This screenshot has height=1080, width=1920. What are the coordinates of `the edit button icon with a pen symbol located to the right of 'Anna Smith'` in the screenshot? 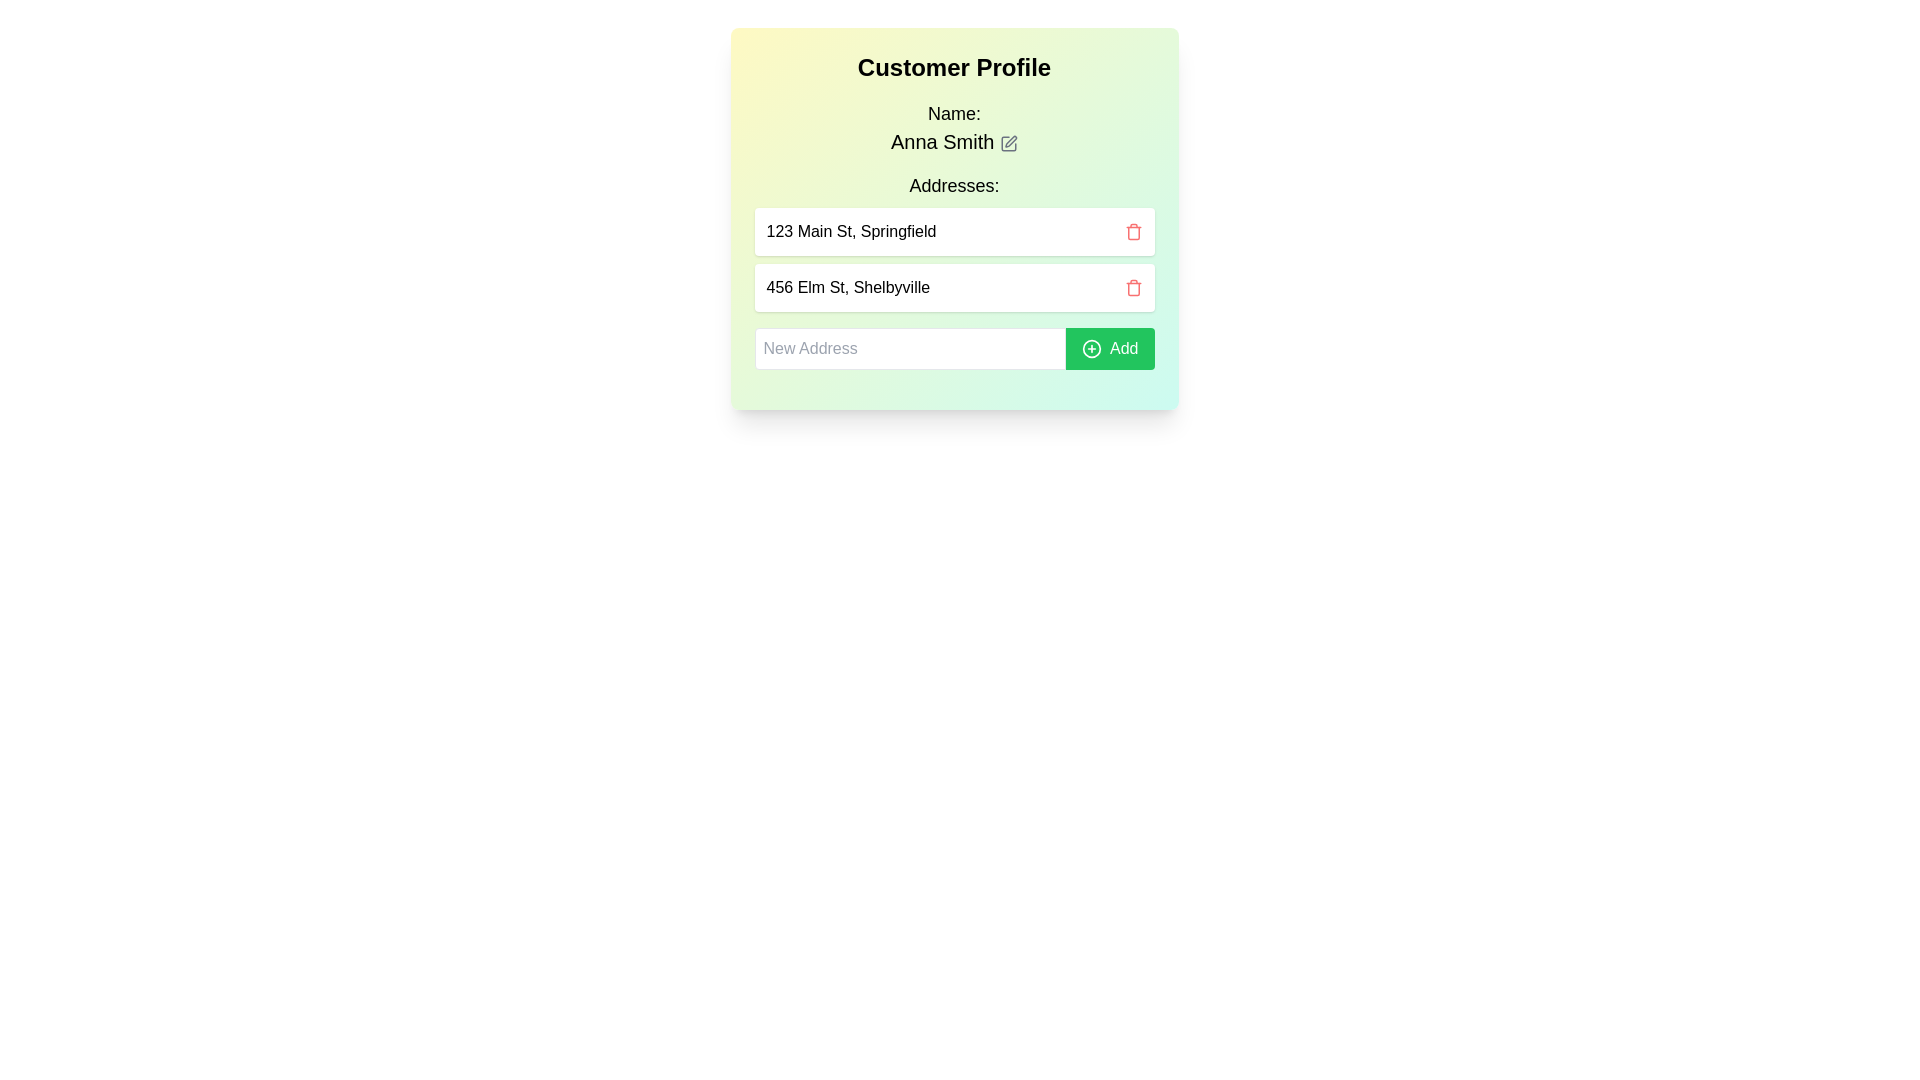 It's located at (1008, 142).